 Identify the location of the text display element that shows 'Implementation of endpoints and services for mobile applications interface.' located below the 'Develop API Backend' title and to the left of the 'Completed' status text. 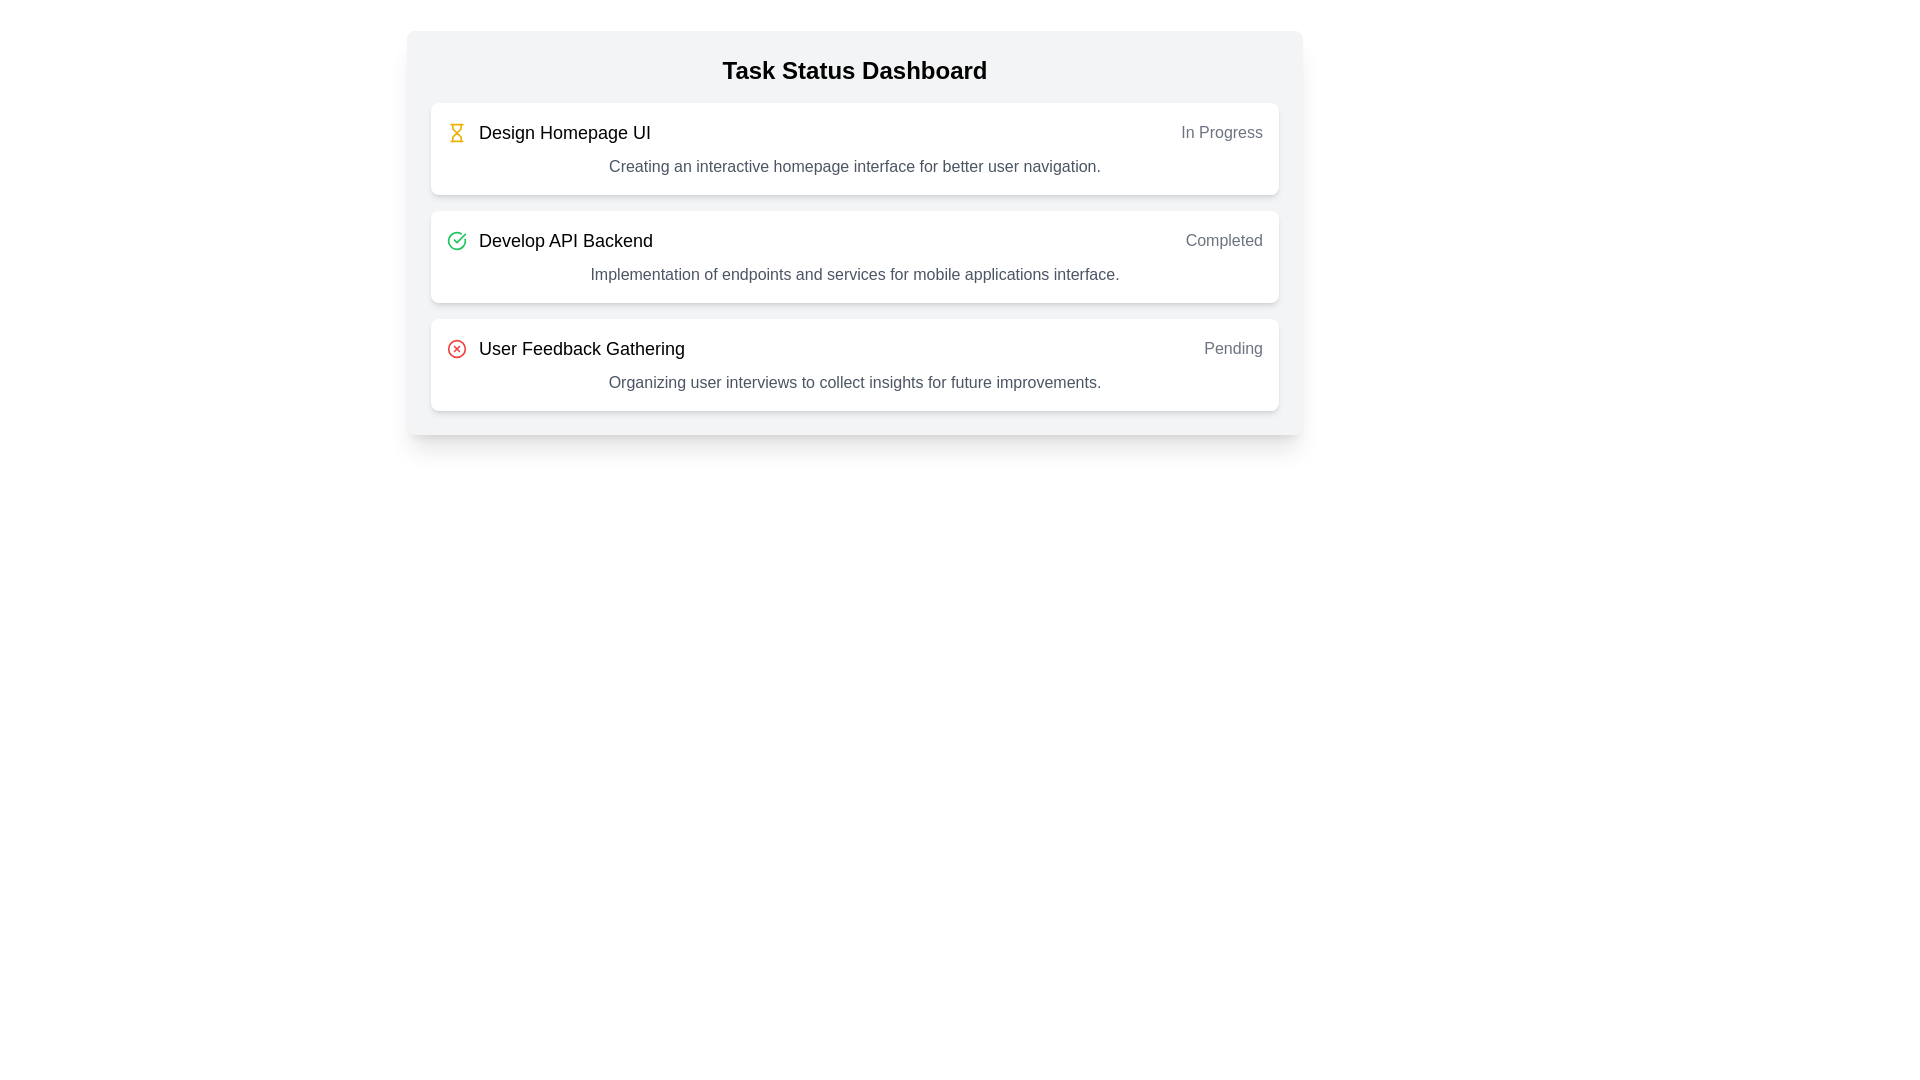
(854, 274).